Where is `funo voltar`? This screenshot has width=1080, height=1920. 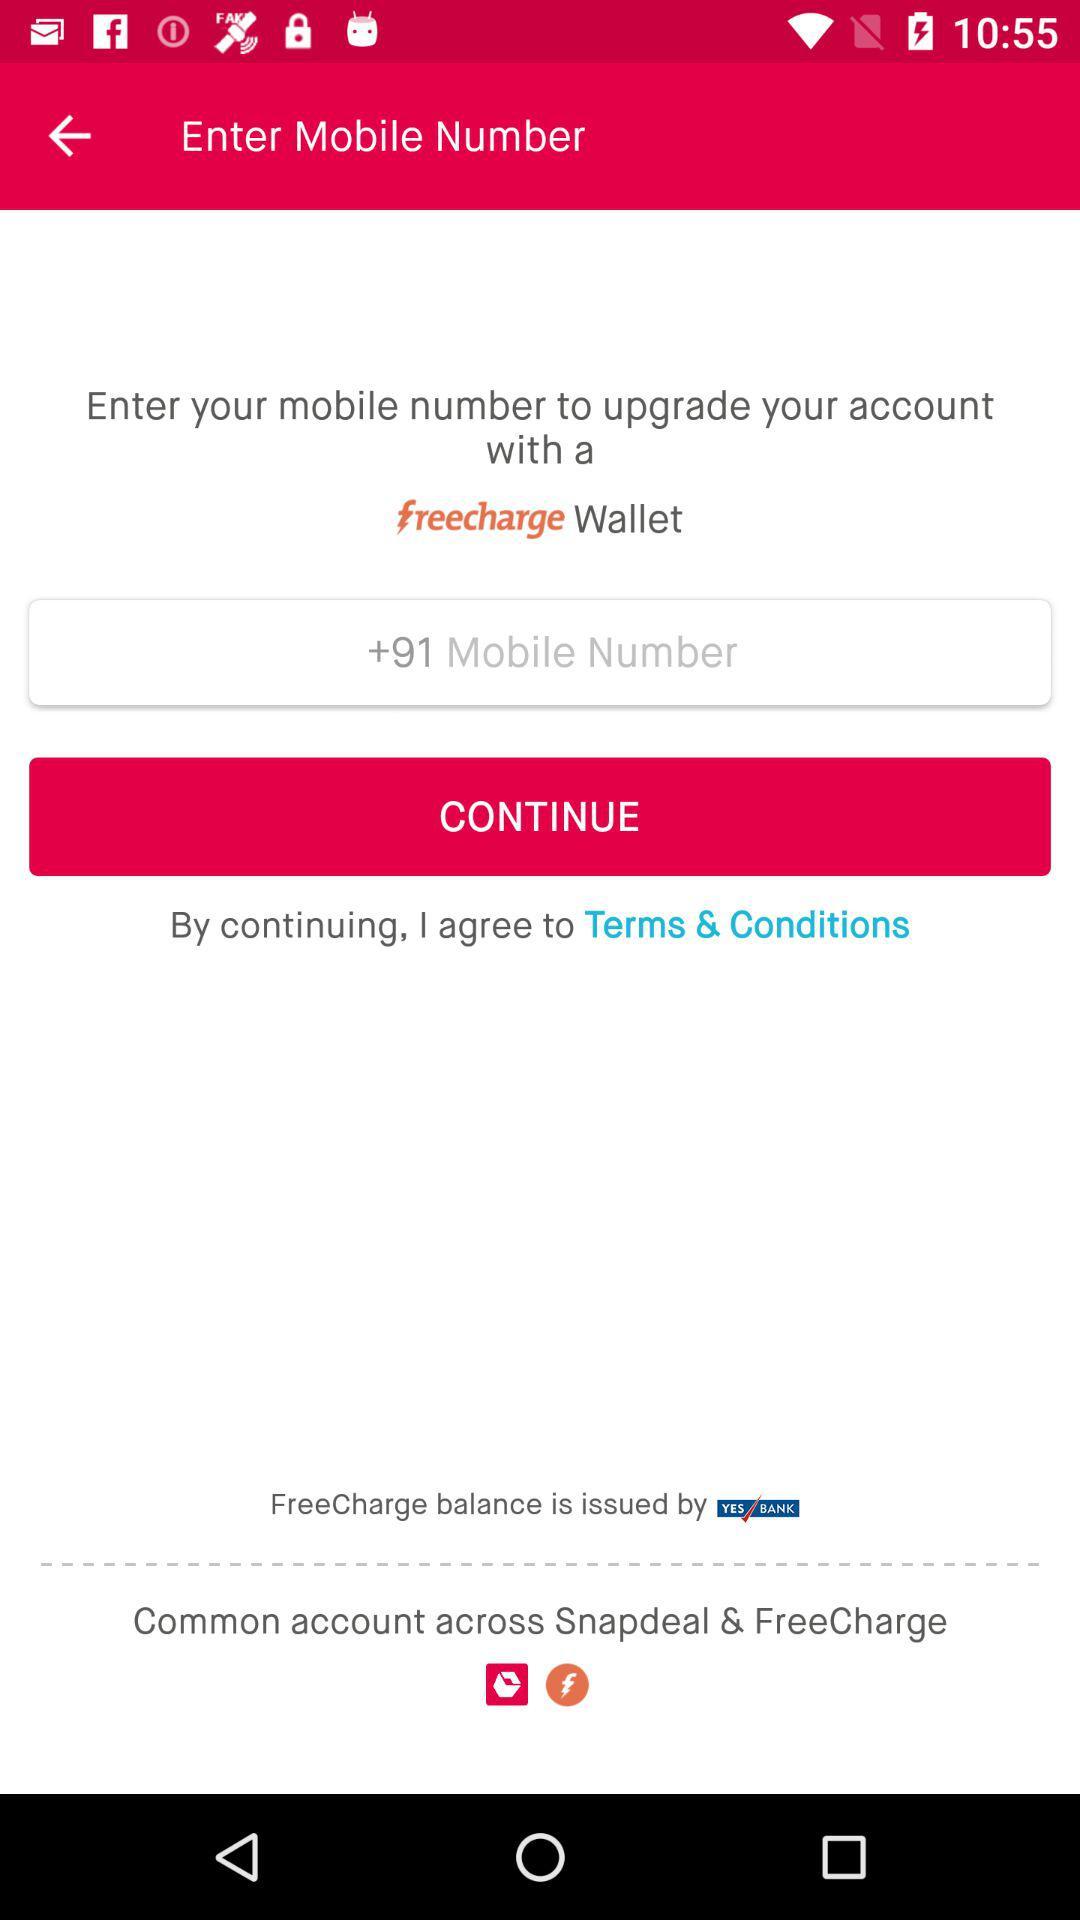
funo voltar is located at coordinates (69, 135).